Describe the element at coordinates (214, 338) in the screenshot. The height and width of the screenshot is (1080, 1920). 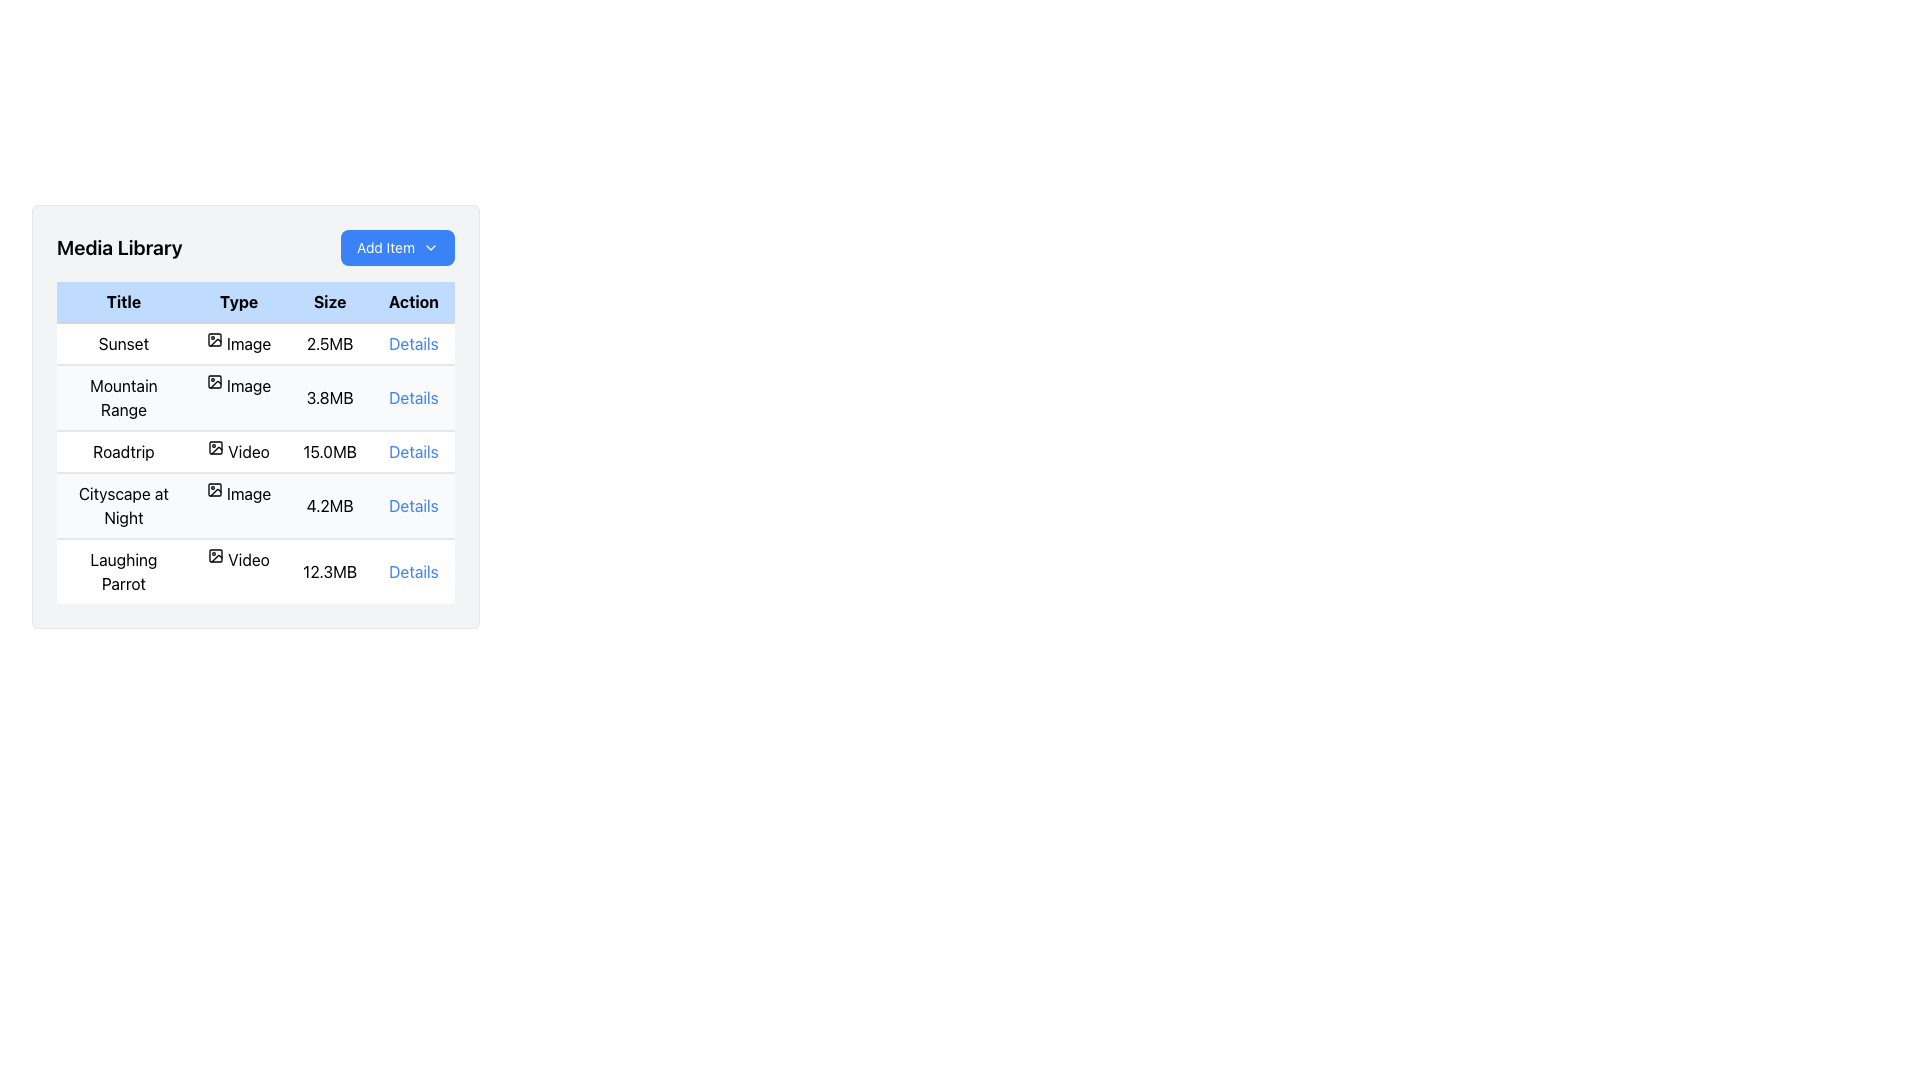
I see `the media type icon indicating 'Image' in the 'Media Library' table, specifically in the row associated with the title 'Sunset'` at that location.